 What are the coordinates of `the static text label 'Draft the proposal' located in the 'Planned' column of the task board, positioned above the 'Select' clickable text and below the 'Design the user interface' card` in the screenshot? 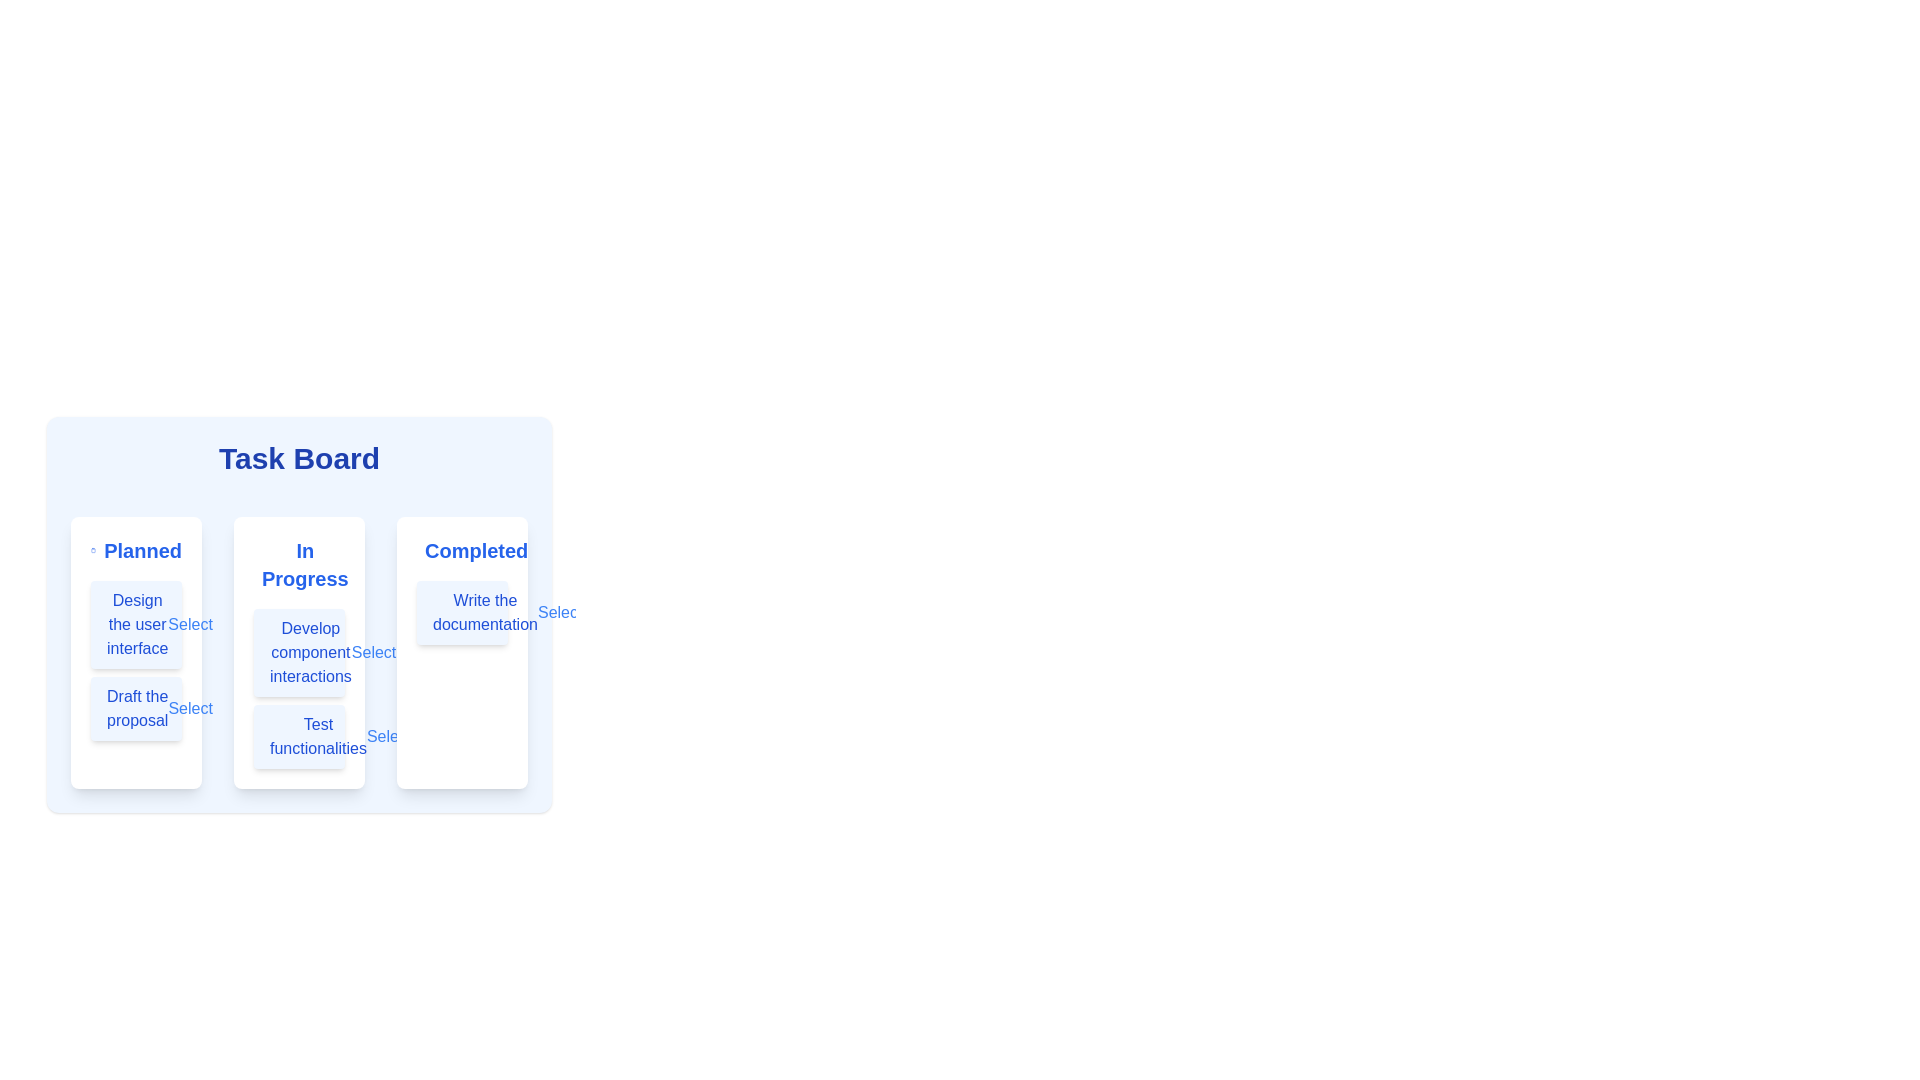 It's located at (136, 708).